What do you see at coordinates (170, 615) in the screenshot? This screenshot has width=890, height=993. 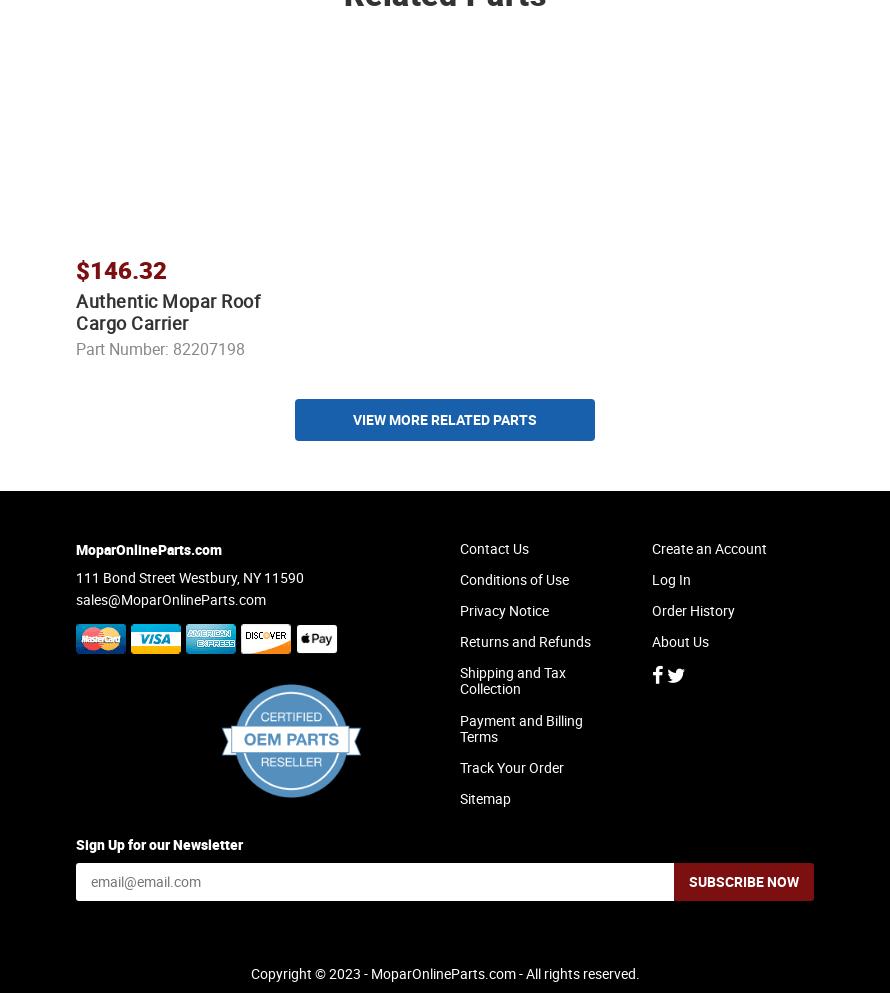 I see `'sales@MoparOnlineParts.com'` at bounding box center [170, 615].